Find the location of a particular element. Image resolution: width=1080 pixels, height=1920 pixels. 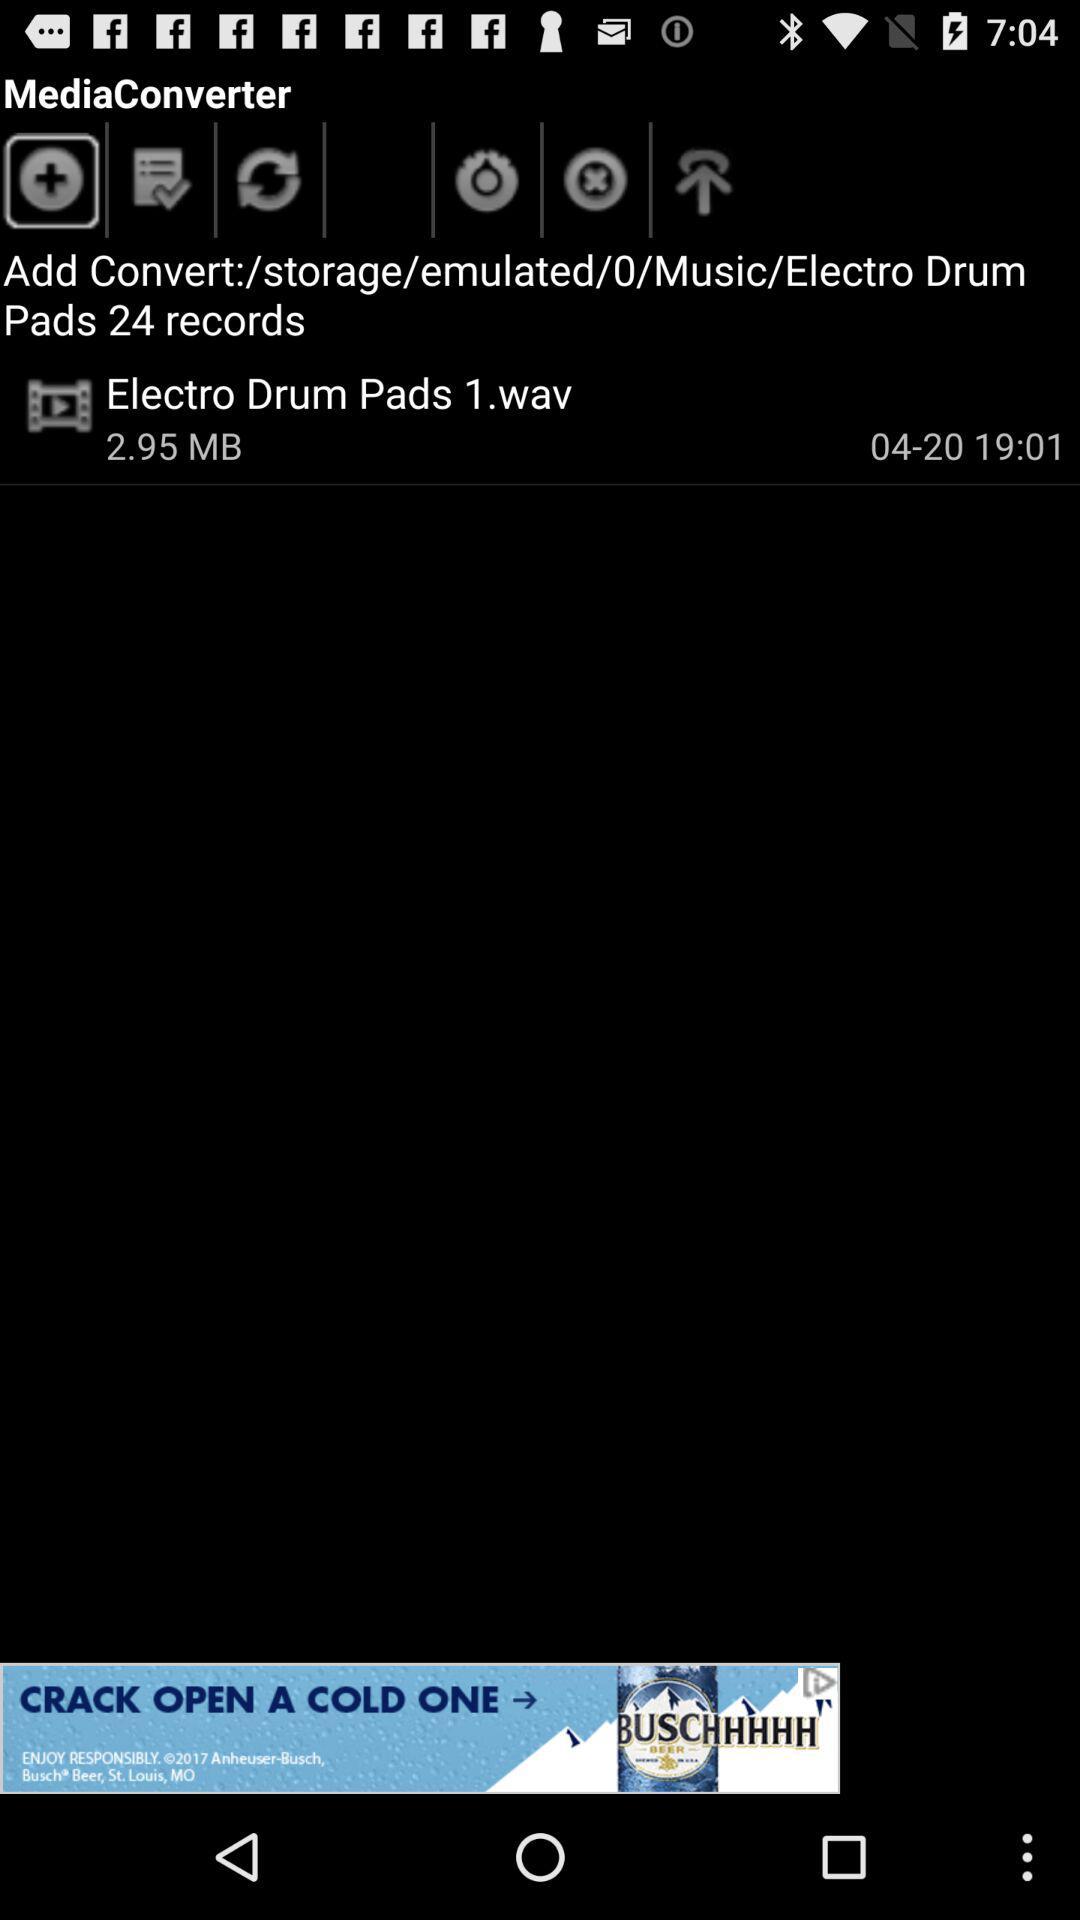

the refresh icon is located at coordinates (270, 198).